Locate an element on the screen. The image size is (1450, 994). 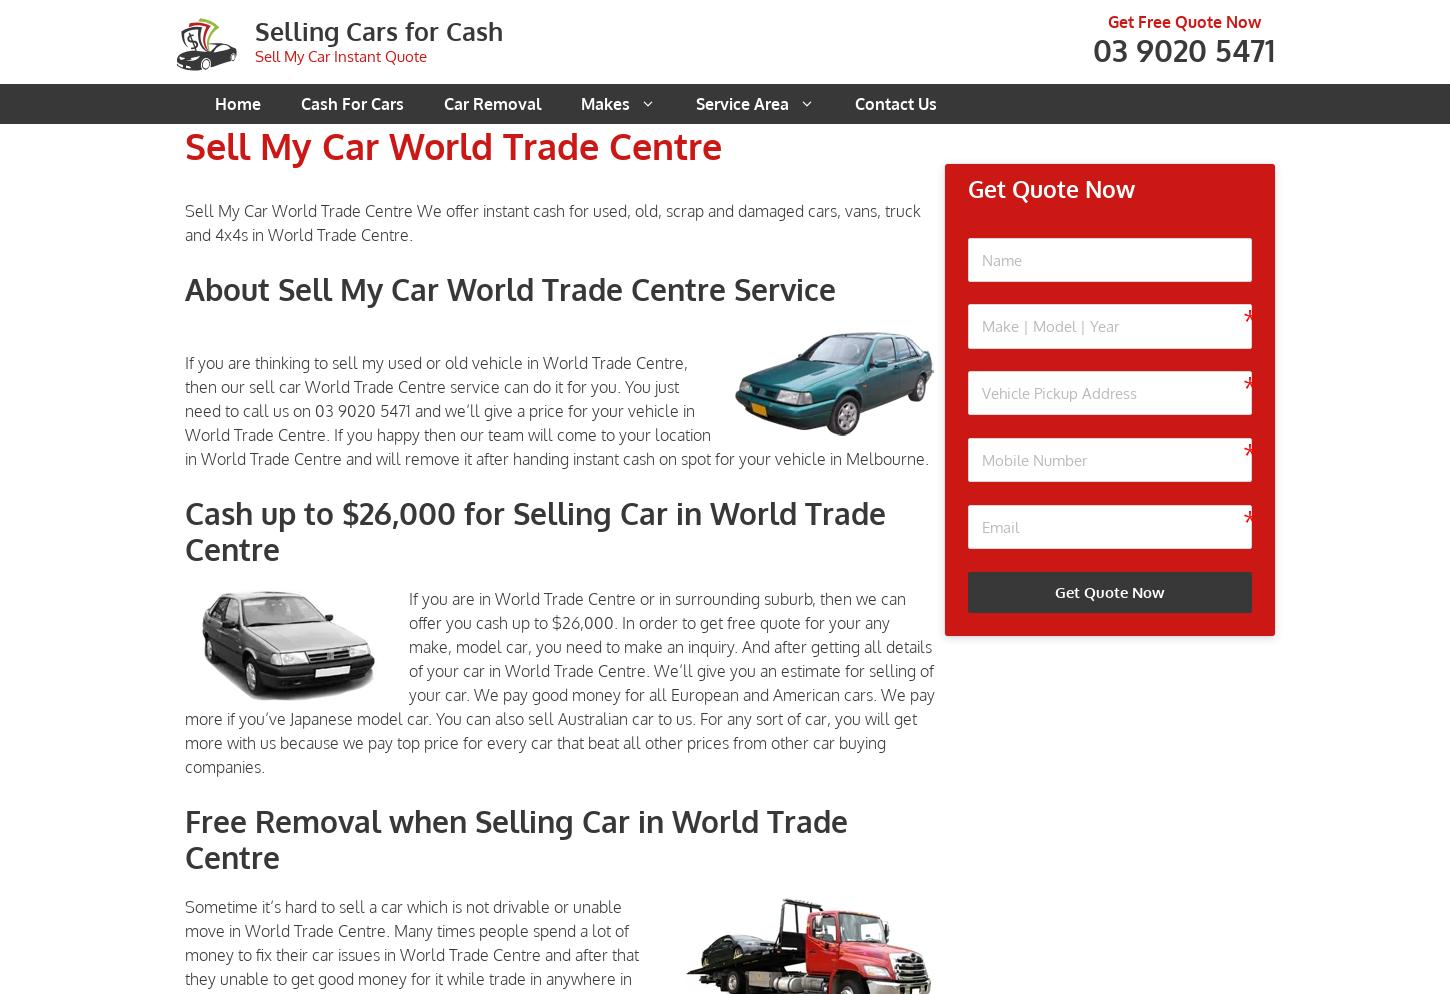
'03 9020 5471' is located at coordinates (1183, 48).